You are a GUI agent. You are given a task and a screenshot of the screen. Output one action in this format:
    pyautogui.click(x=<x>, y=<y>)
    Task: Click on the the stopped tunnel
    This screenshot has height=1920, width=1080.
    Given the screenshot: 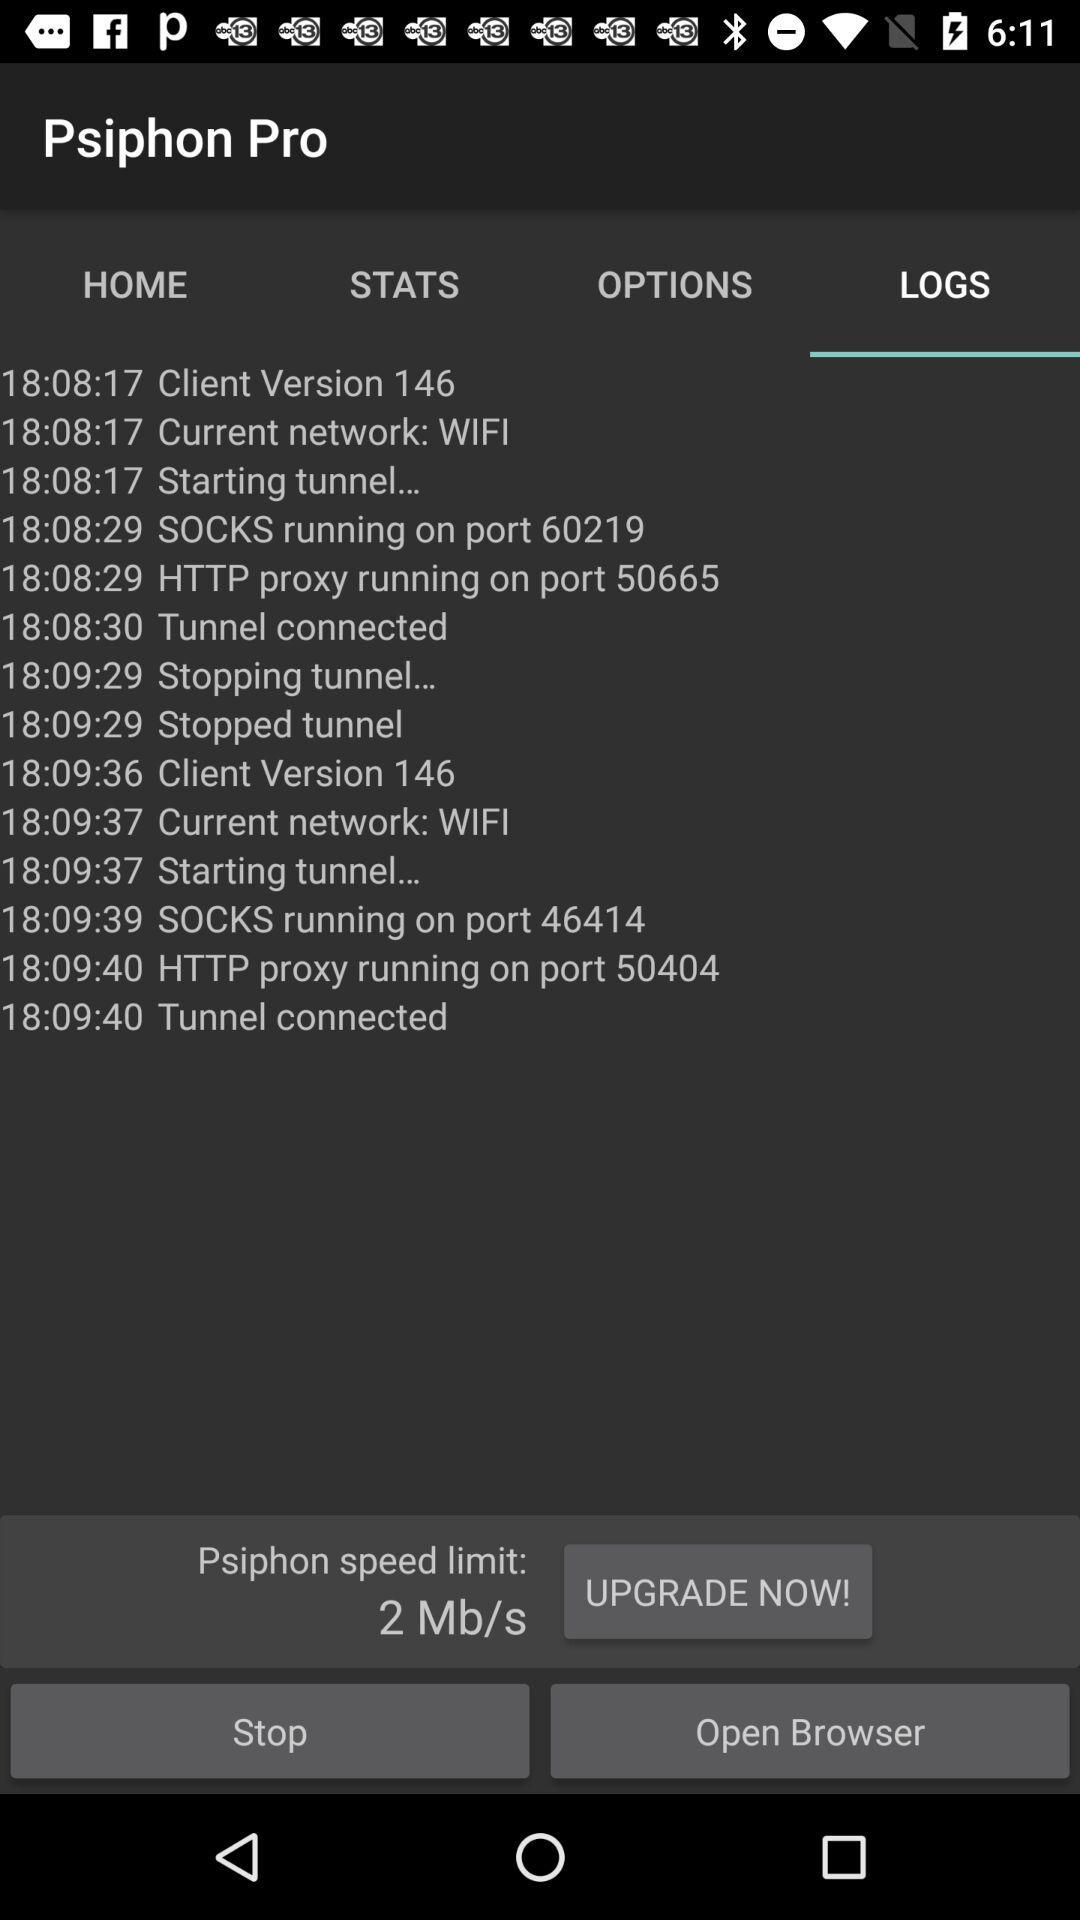 What is the action you would take?
    pyautogui.click(x=280, y=722)
    